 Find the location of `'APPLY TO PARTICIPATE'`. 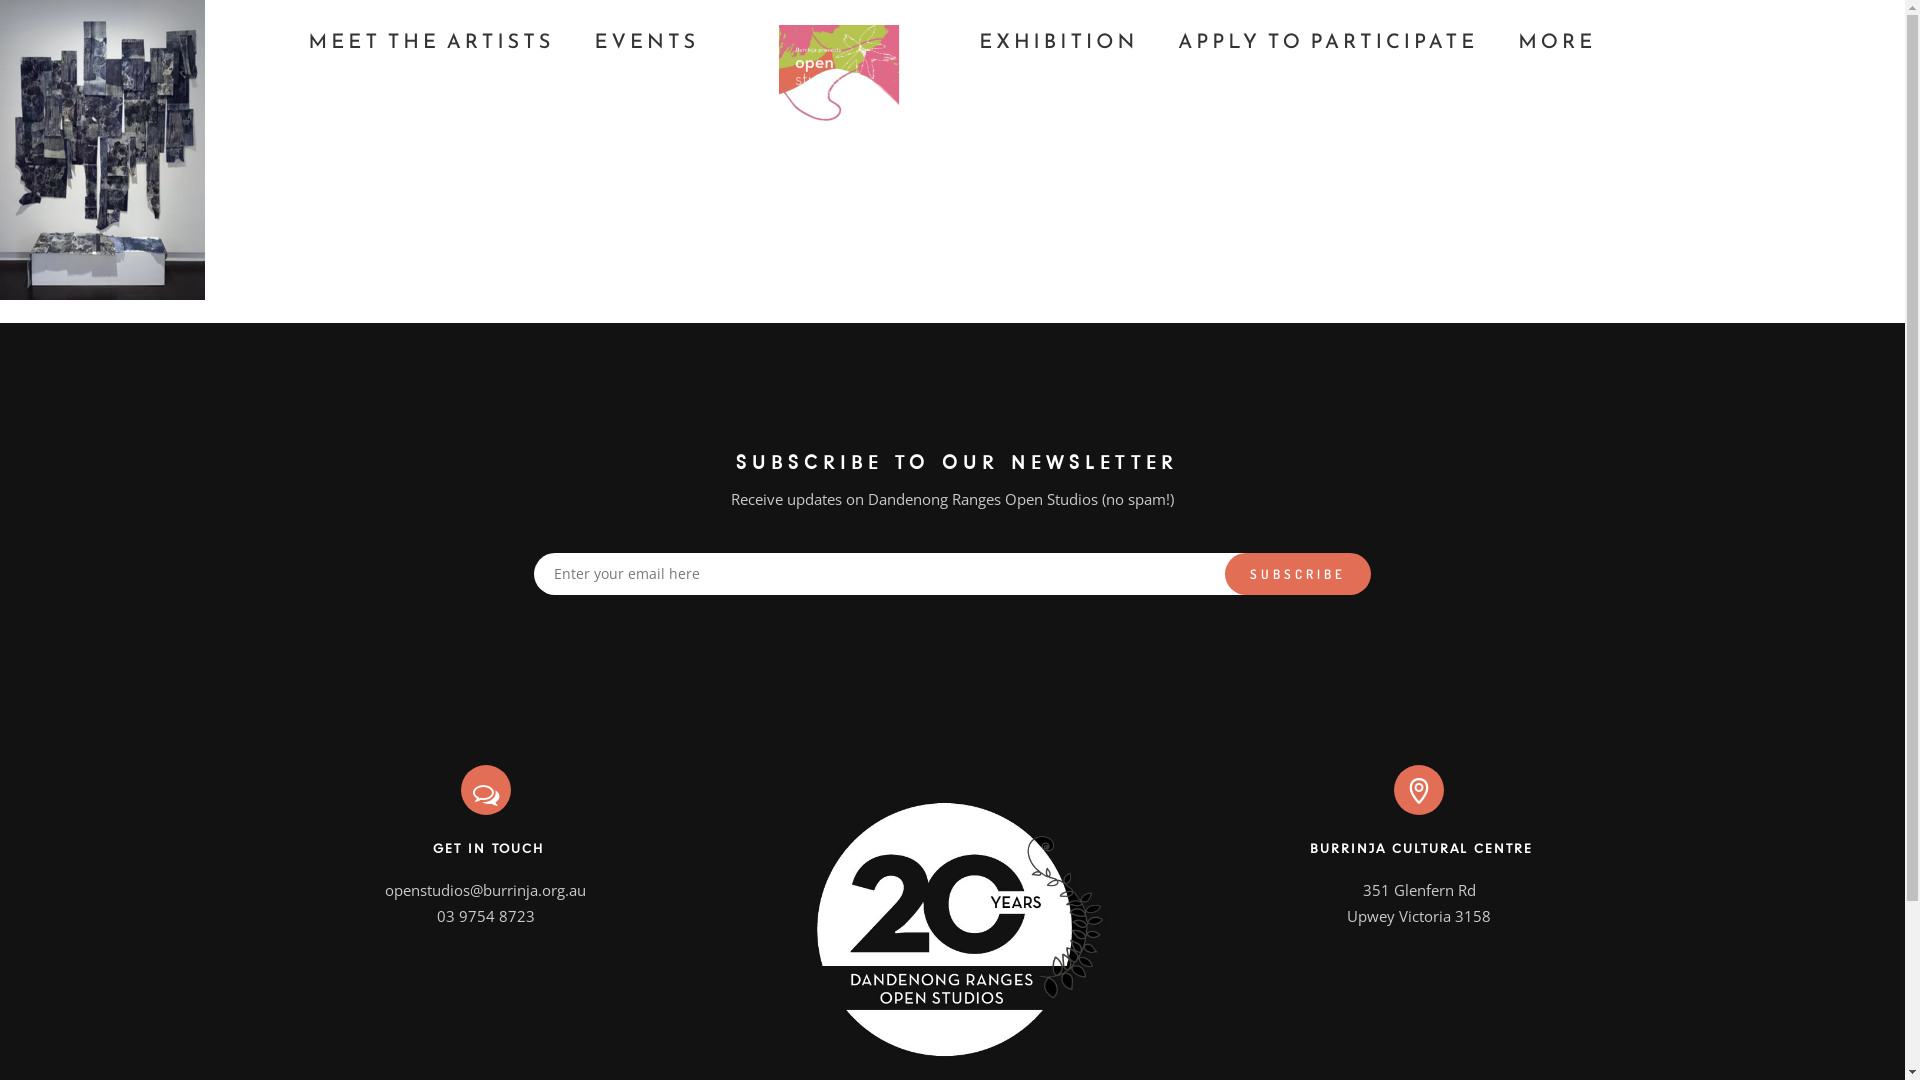

'APPLY TO PARTICIPATE' is located at coordinates (1328, 38).